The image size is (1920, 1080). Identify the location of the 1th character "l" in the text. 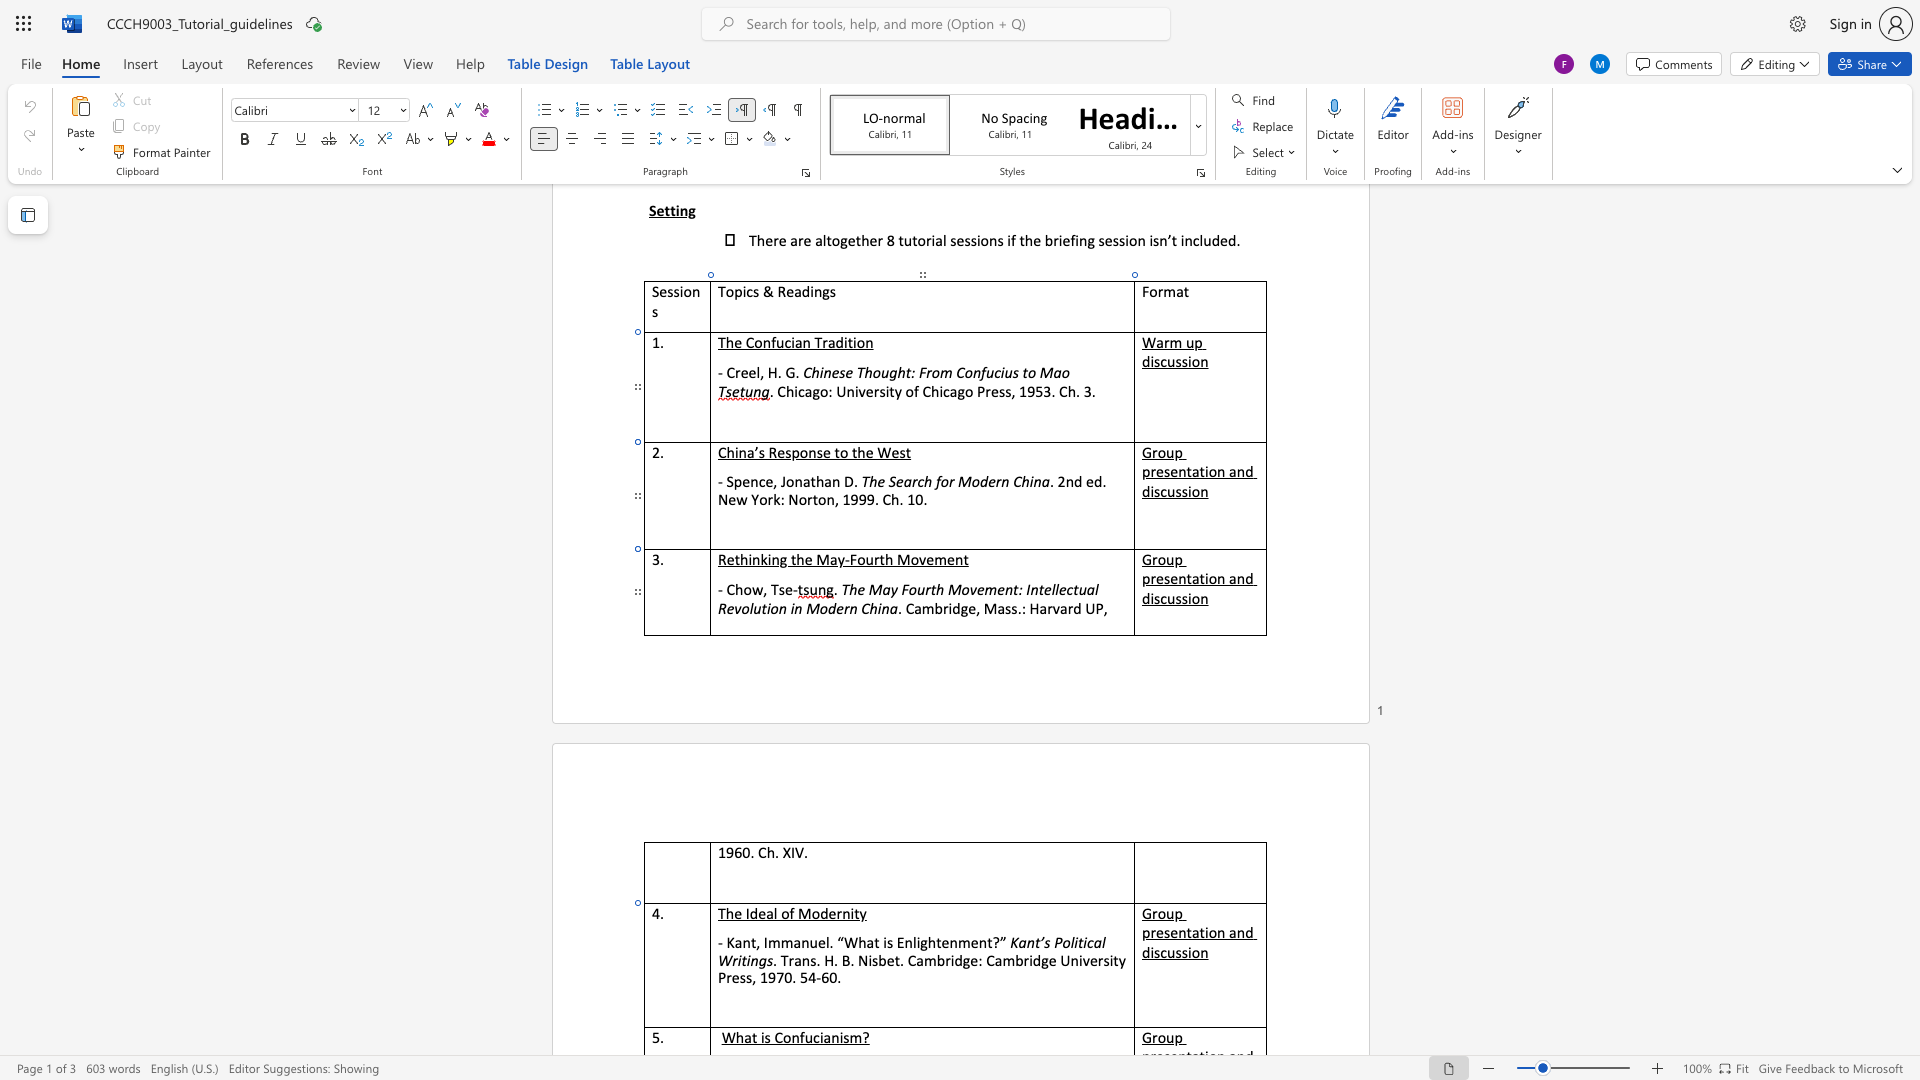
(827, 942).